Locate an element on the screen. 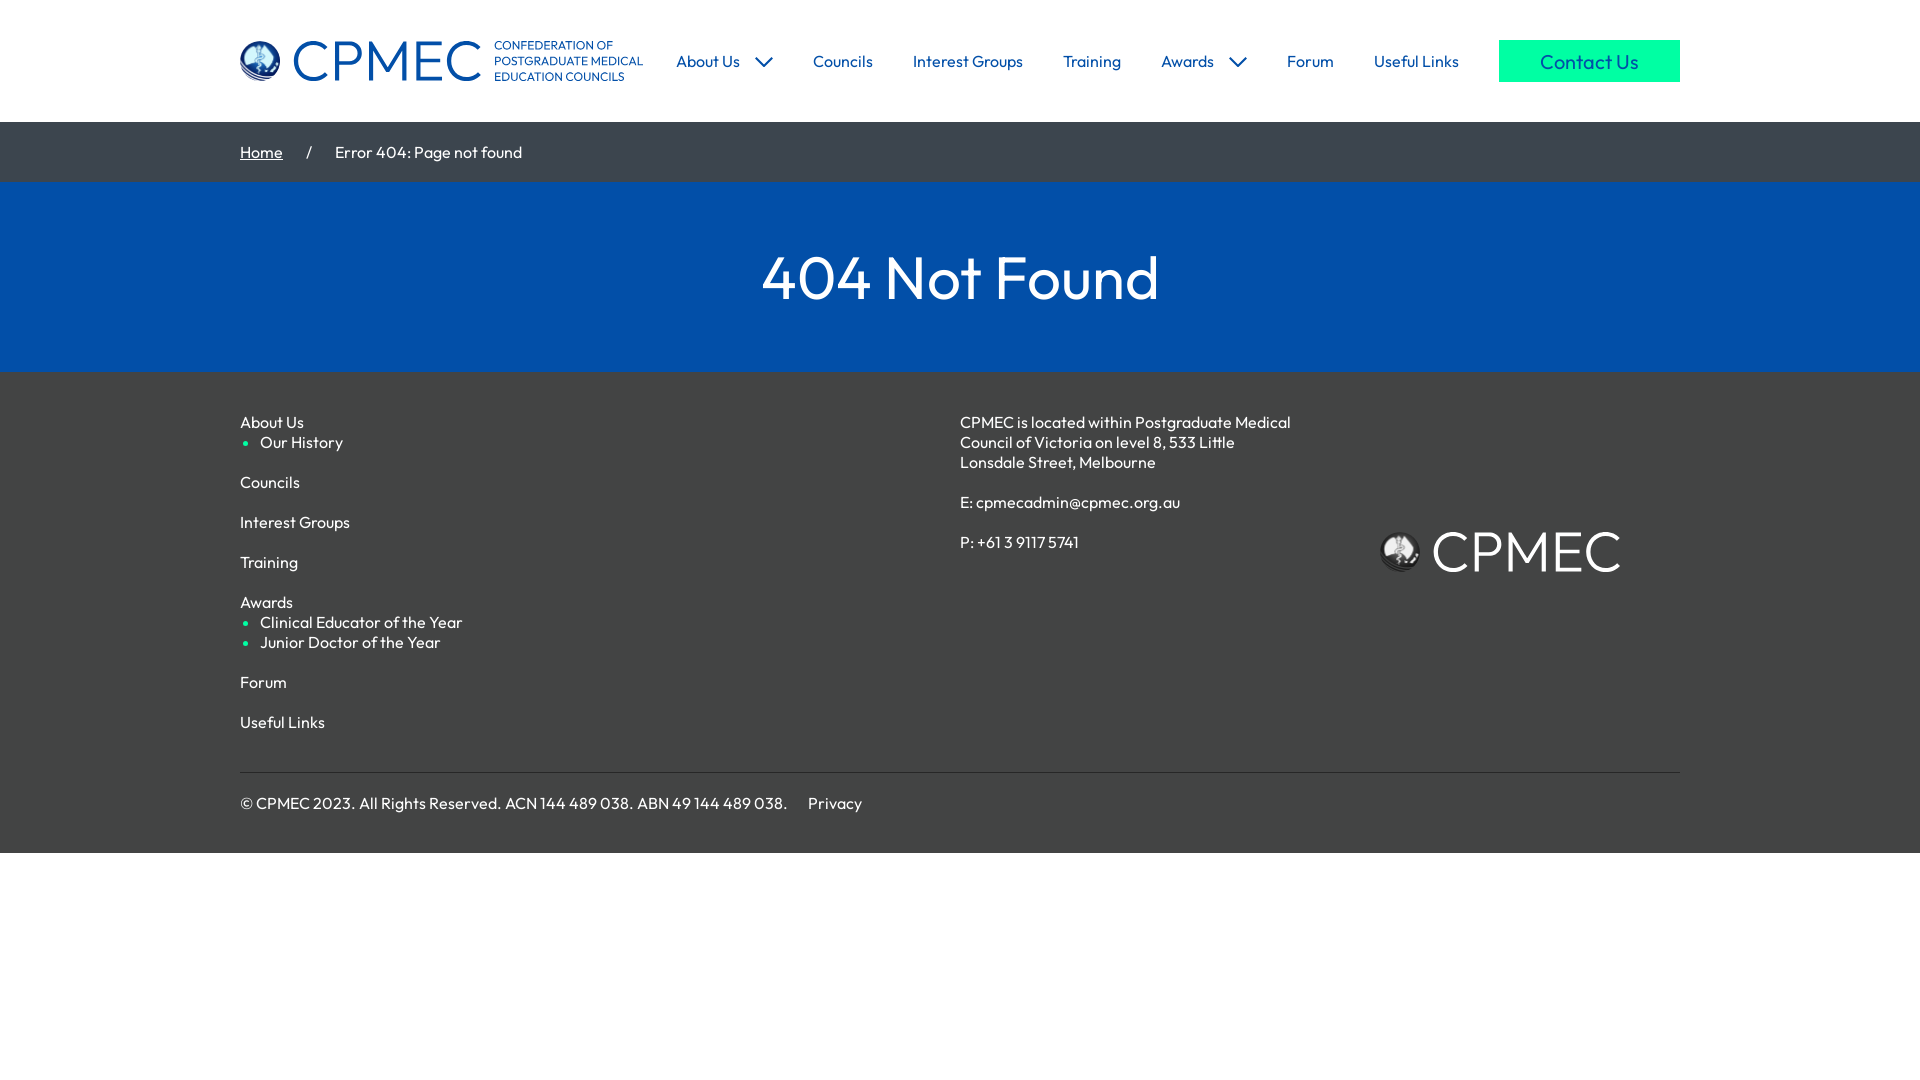 The width and height of the screenshot is (1920, 1080). 'About Us' is located at coordinates (676, 60).